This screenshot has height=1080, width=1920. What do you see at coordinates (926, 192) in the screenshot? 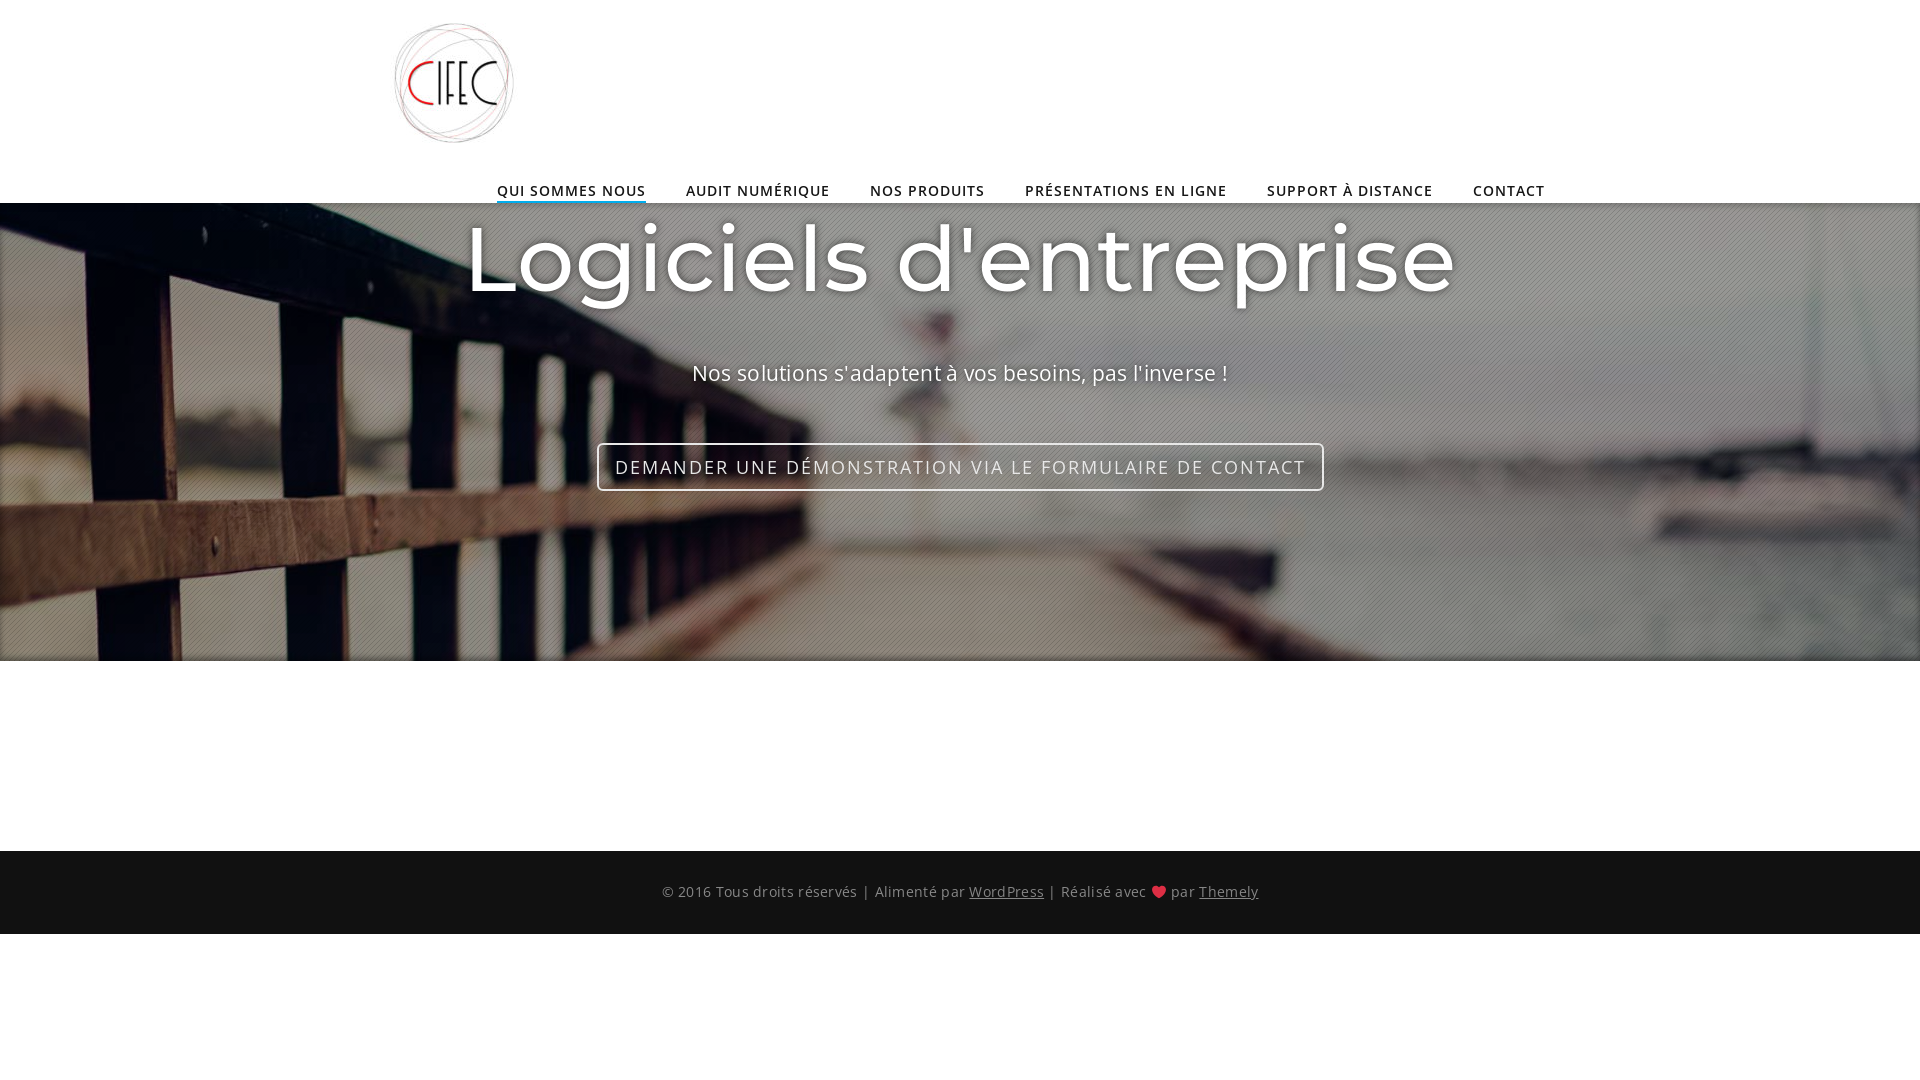
I see `'NOS PRODUITS'` at bounding box center [926, 192].